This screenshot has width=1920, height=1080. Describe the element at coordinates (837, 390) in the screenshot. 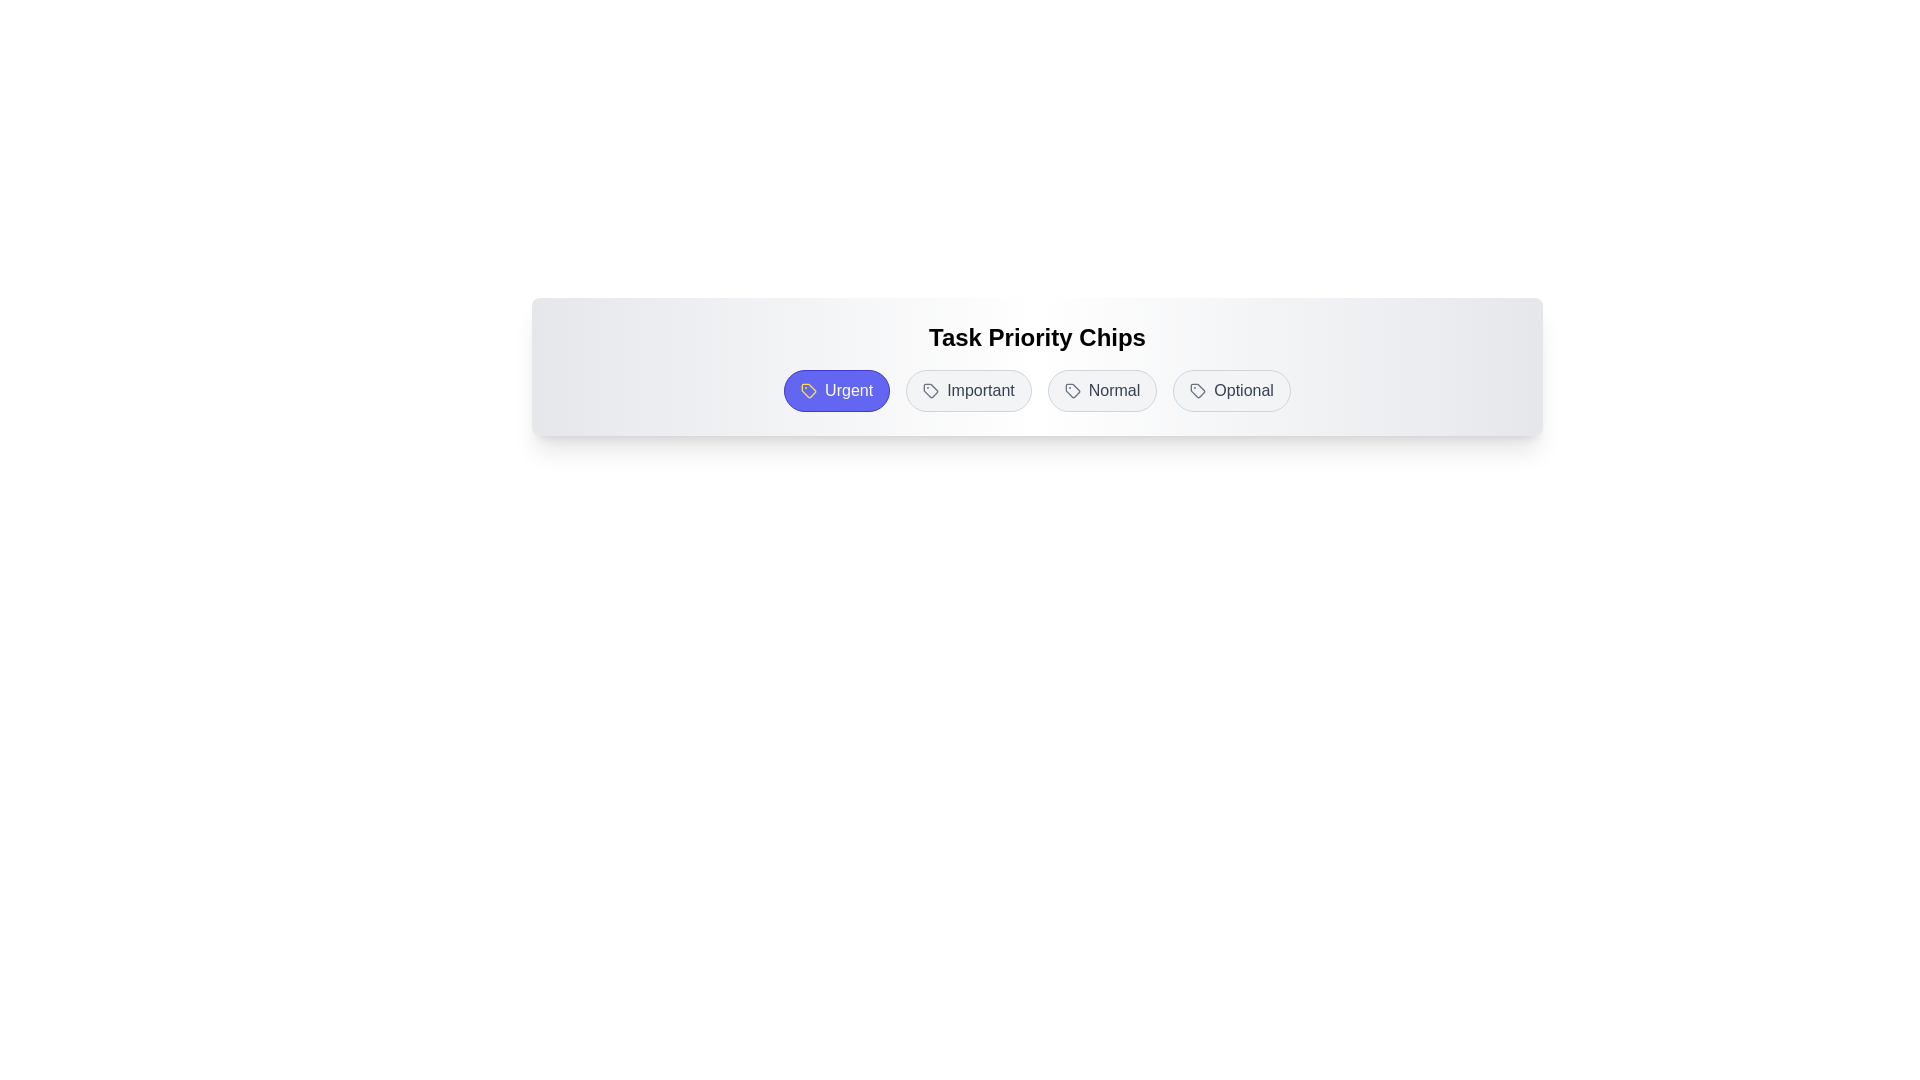

I see `the chip labeled Urgent to toggle its state` at that location.